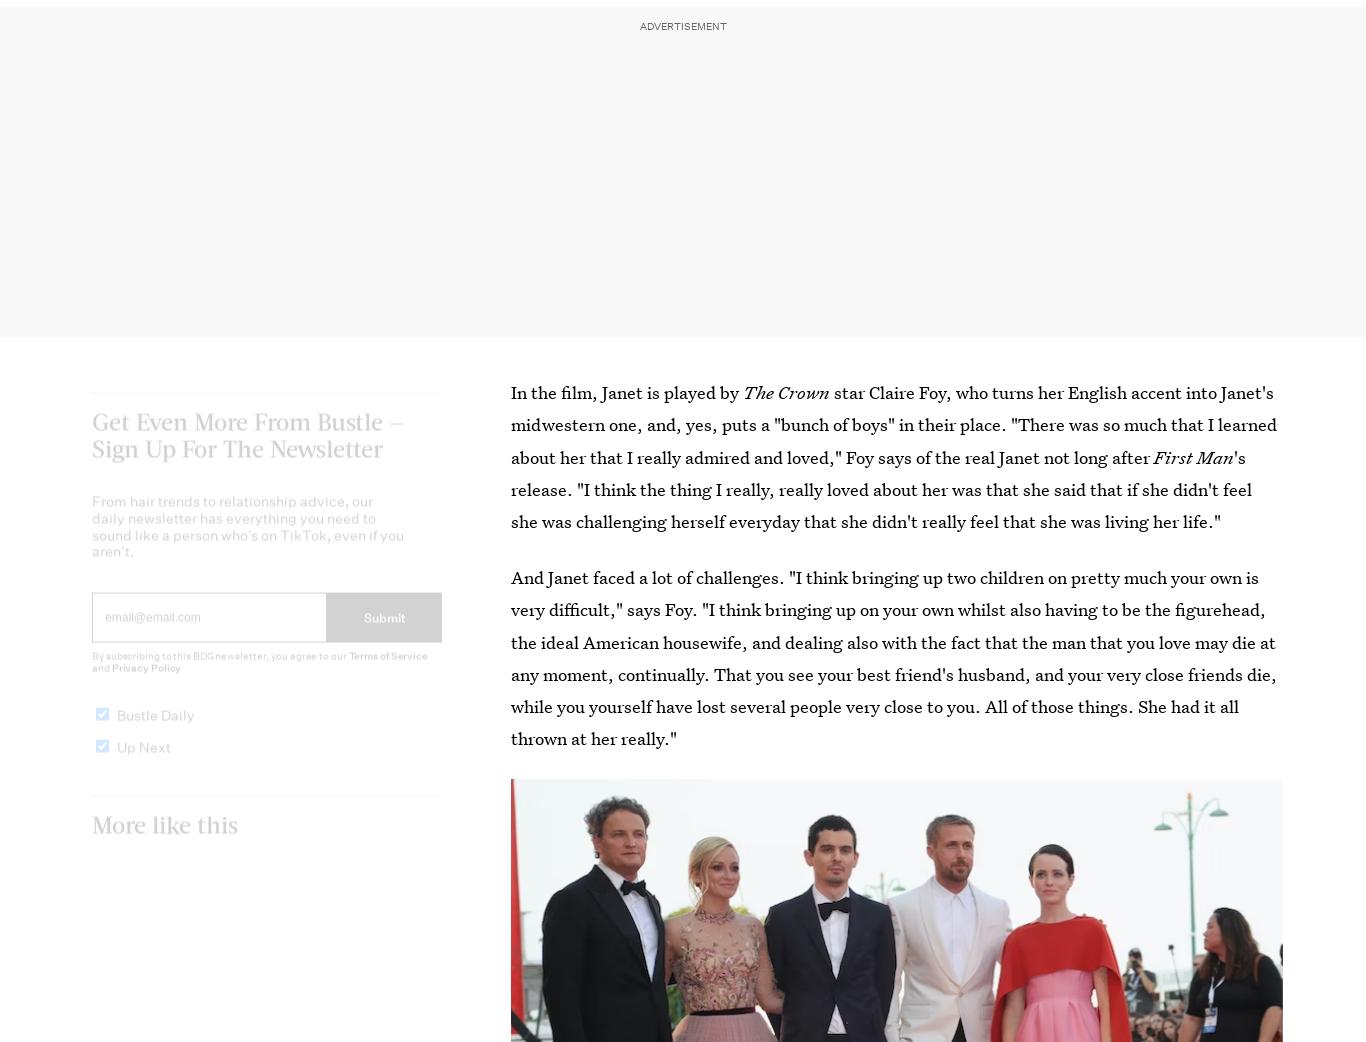 This screenshot has width=1366, height=1042. I want to click on 'Privacy Policy', so click(145, 684).